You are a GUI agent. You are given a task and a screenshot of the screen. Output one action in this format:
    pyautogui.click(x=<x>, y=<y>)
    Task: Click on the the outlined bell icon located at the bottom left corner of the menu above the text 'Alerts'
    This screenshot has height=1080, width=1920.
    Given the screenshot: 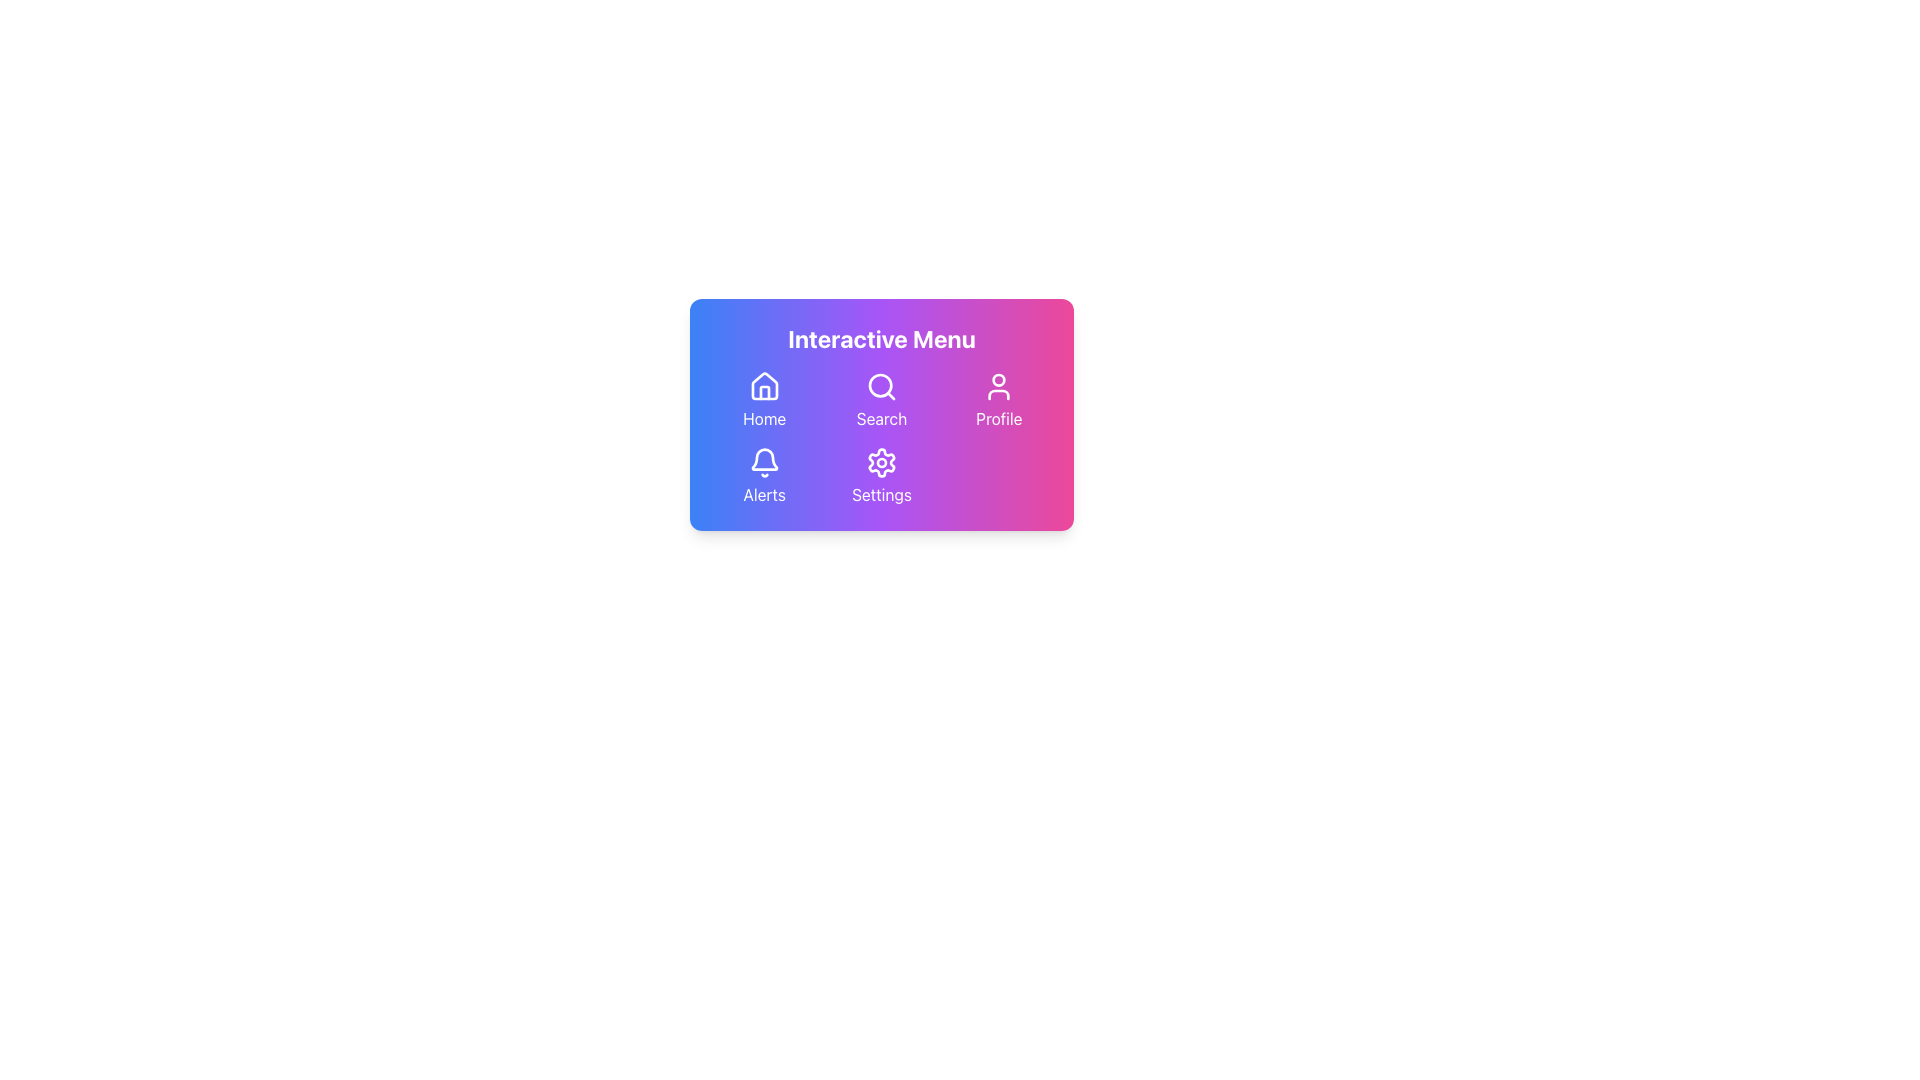 What is the action you would take?
    pyautogui.click(x=763, y=462)
    